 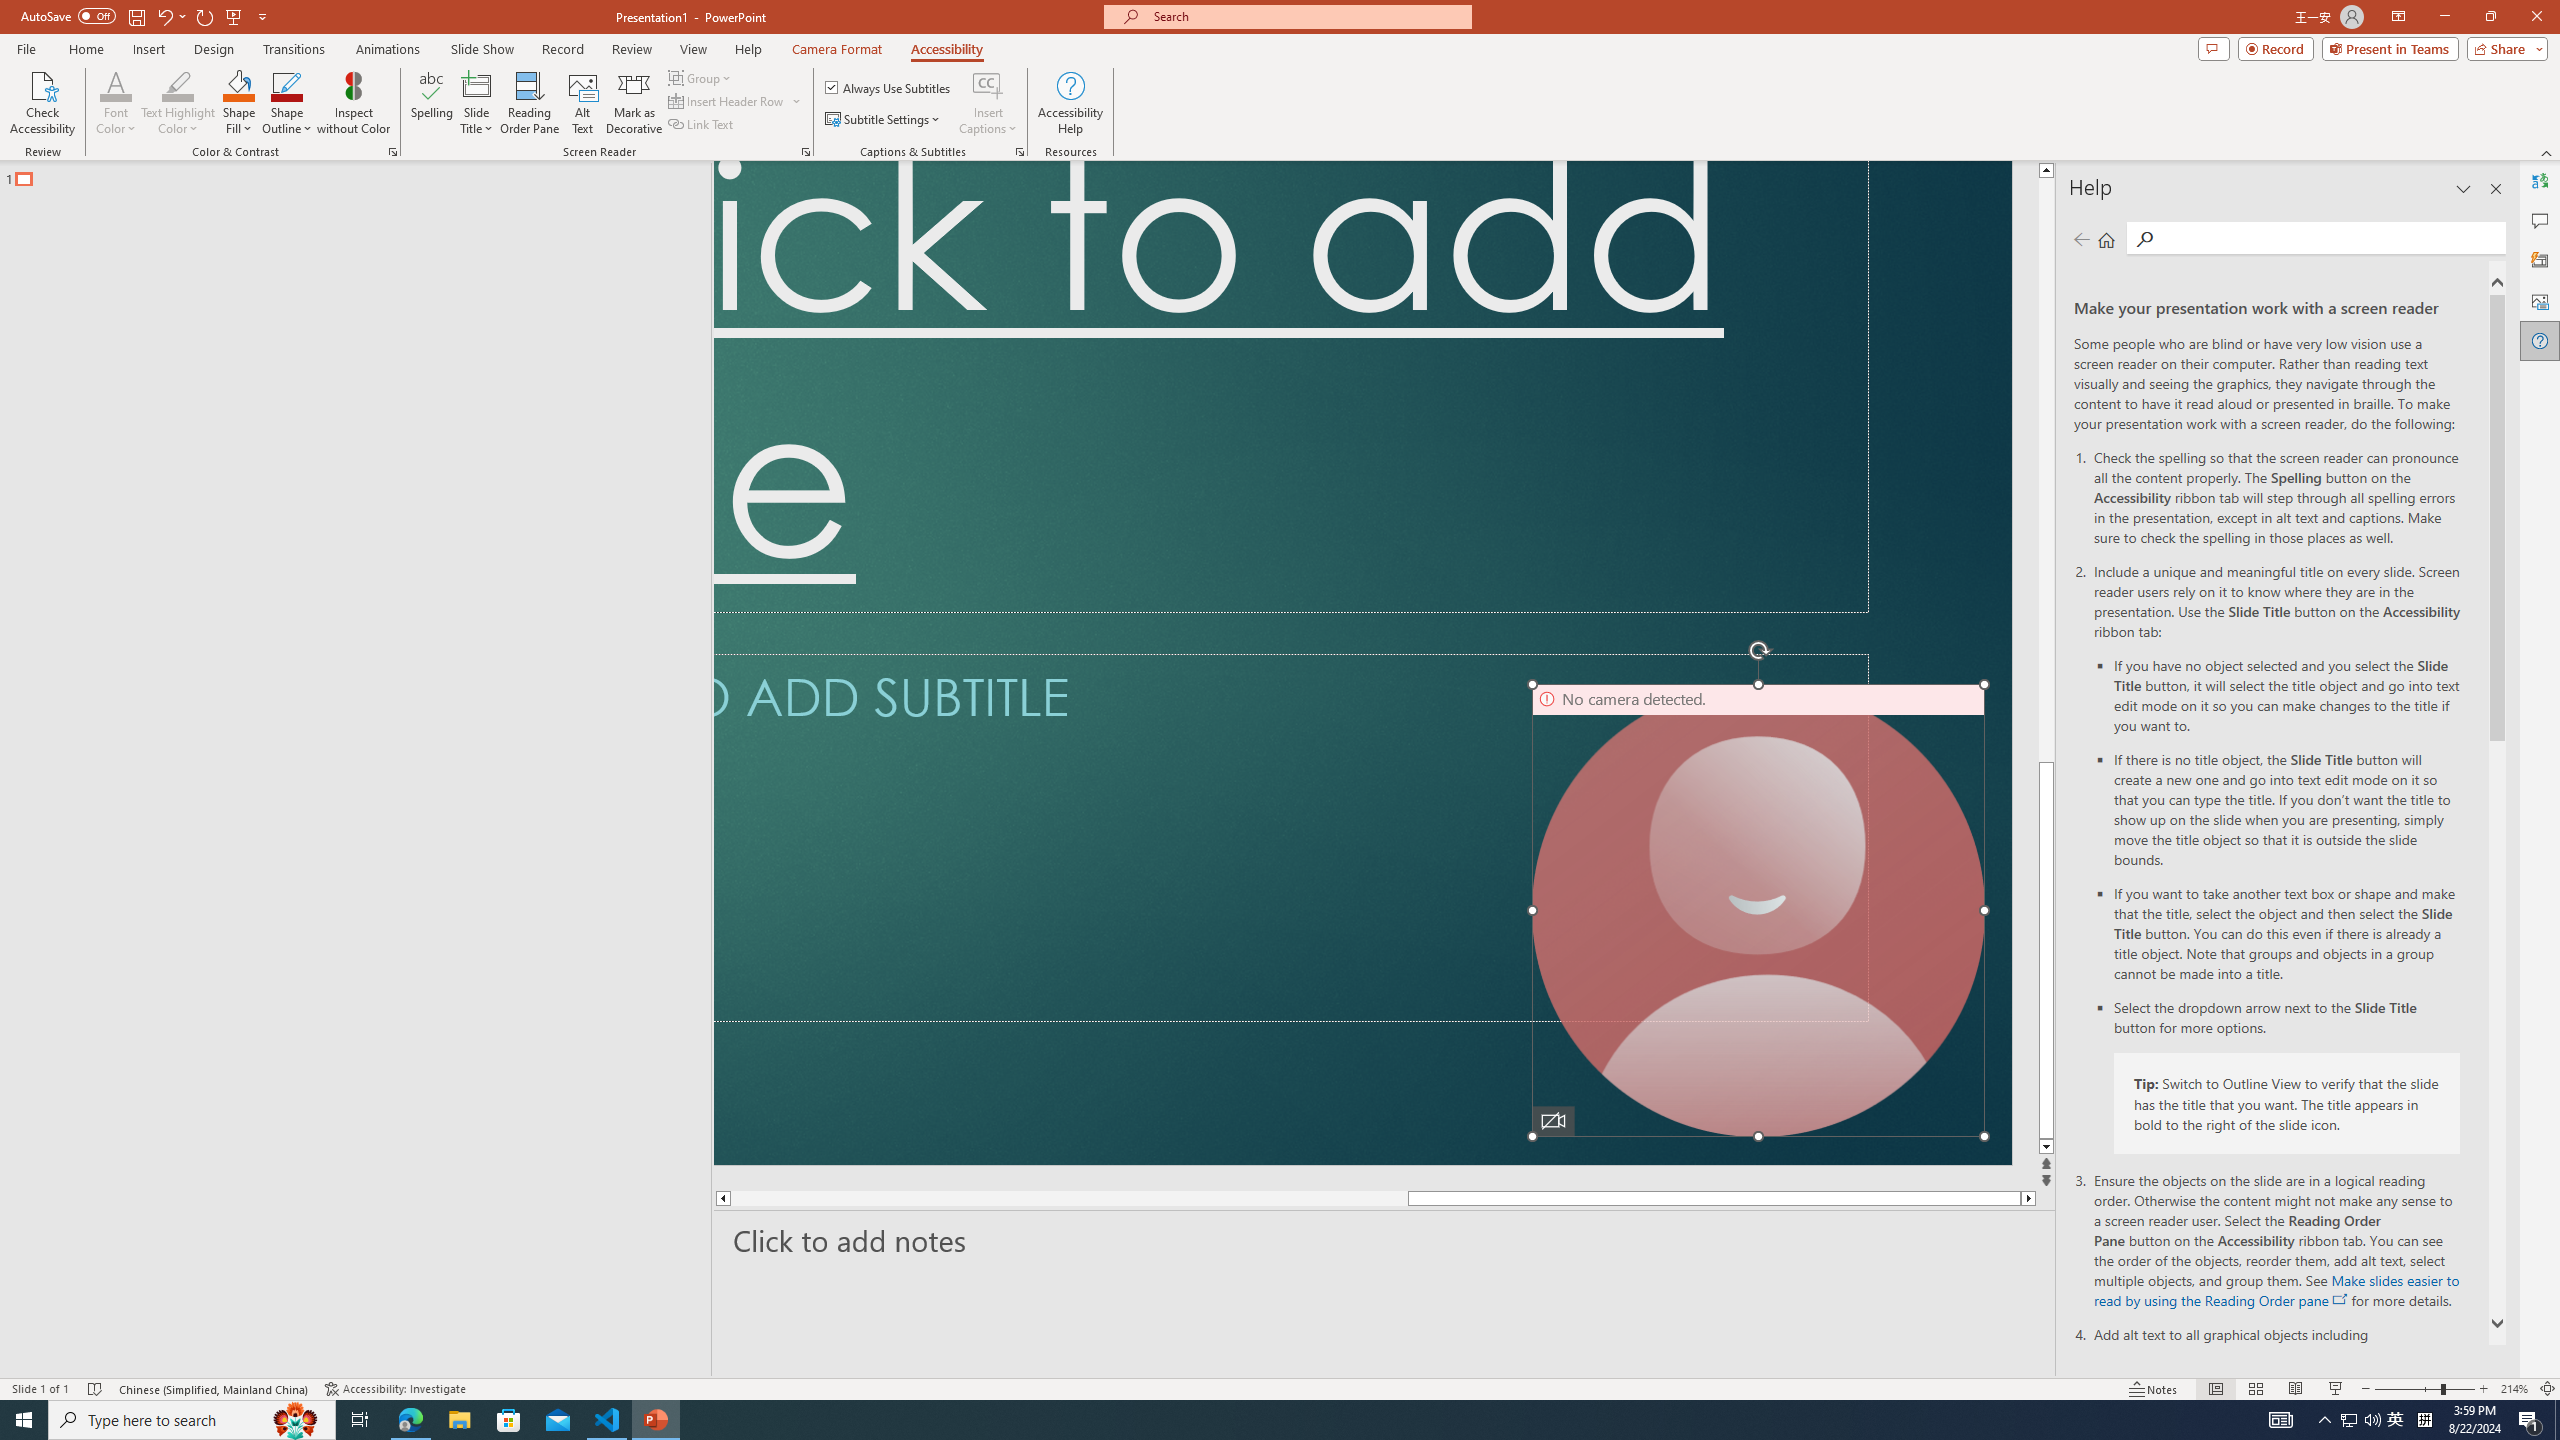 What do you see at coordinates (176, 84) in the screenshot?
I see `'Text Highlight Color'` at bounding box center [176, 84].